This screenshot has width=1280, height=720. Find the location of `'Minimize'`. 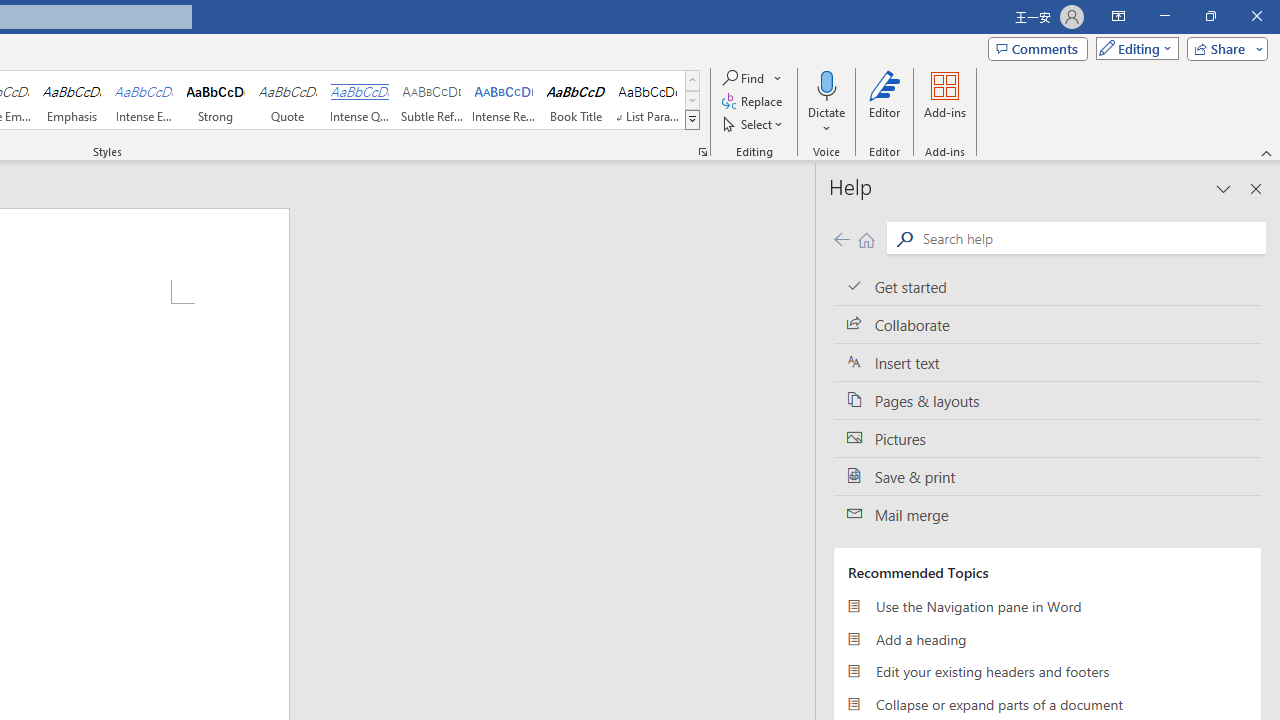

'Minimize' is located at coordinates (1164, 16).